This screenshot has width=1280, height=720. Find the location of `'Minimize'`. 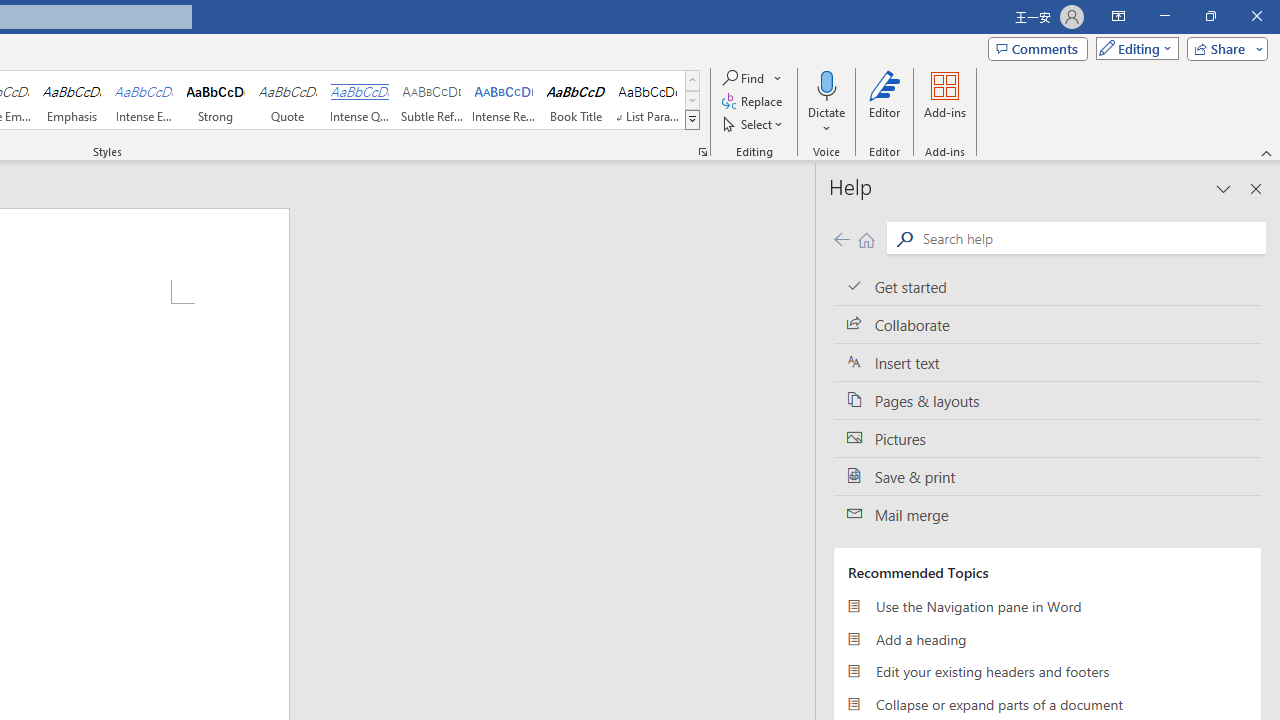

'Minimize' is located at coordinates (1164, 16).